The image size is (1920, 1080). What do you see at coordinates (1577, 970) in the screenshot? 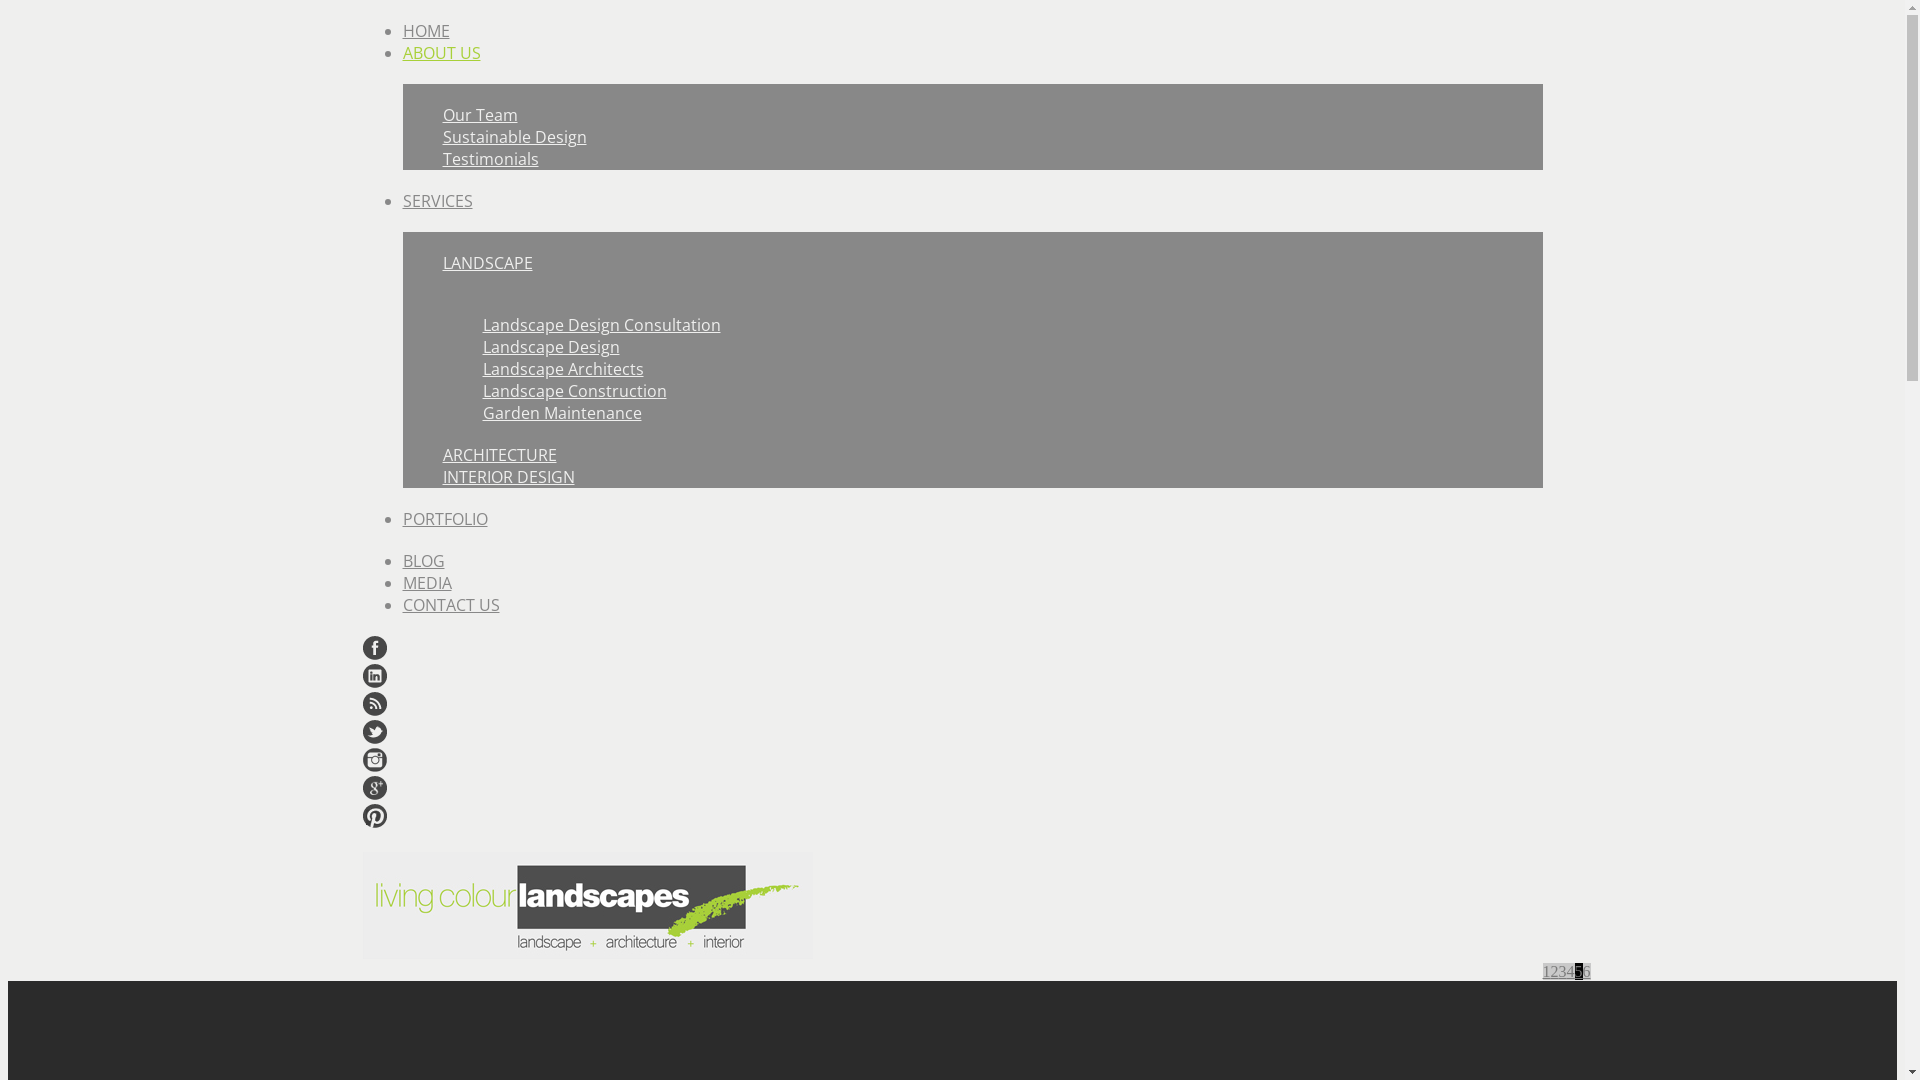
I see `'5'` at bounding box center [1577, 970].